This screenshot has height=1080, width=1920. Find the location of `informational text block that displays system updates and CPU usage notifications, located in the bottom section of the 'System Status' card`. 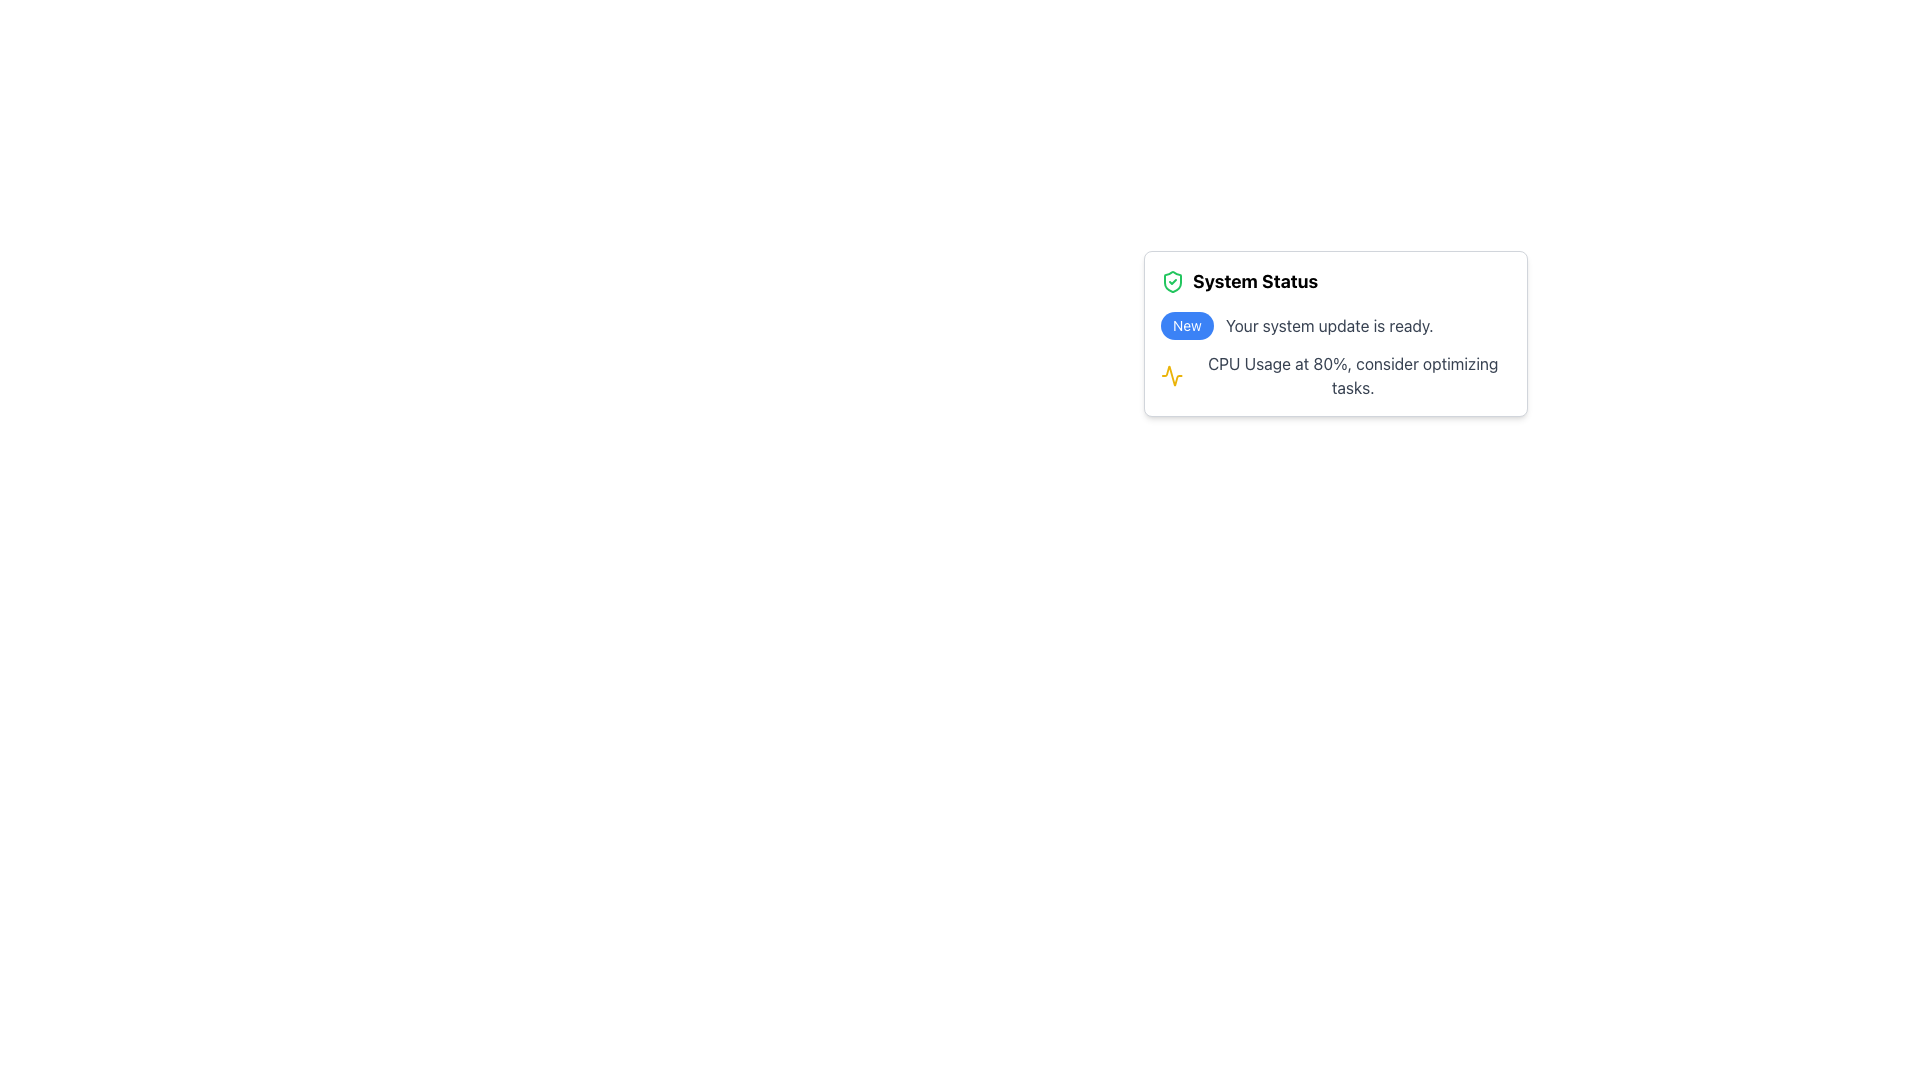

informational text block that displays system updates and CPU usage notifications, located in the bottom section of the 'System Status' card is located at coordinates (1335, 354).